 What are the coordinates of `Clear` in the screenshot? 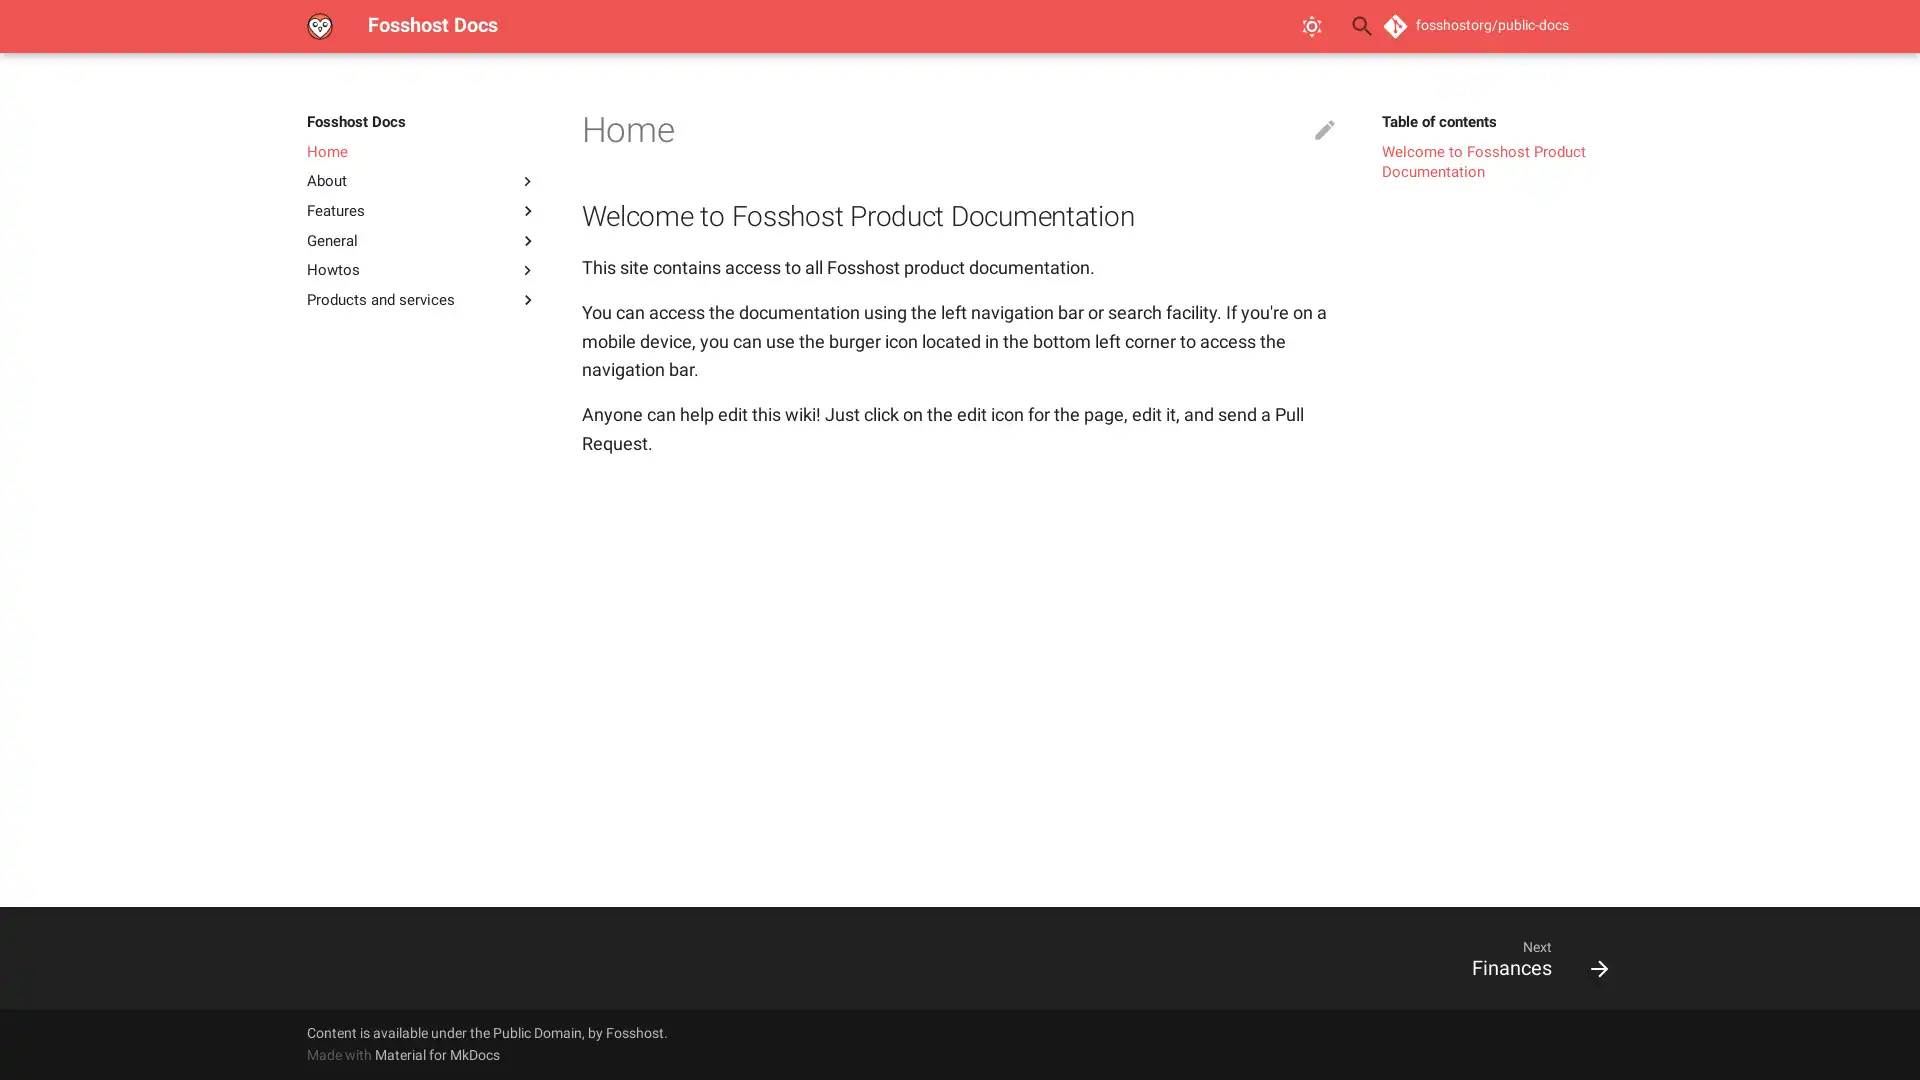 It's located at (1314, 26).